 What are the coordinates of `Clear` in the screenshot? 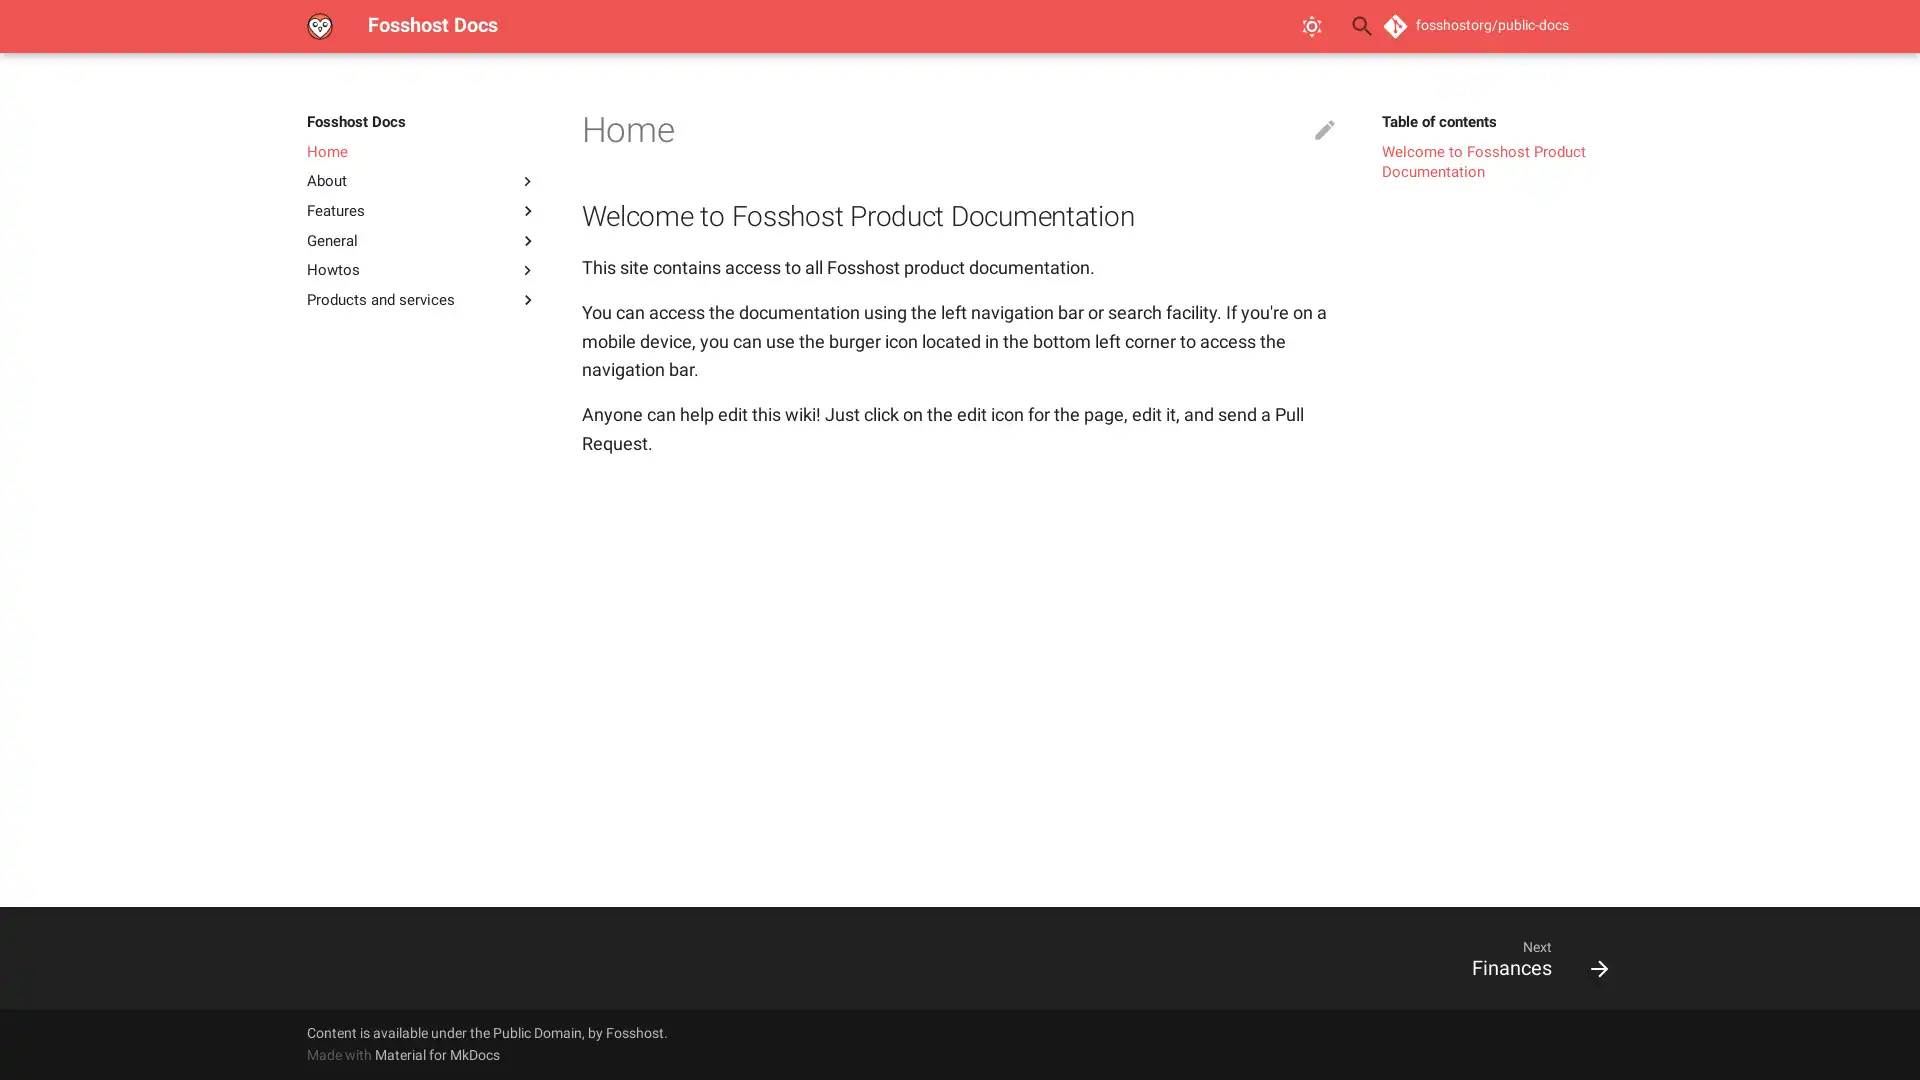 It's located at (1314, 26).